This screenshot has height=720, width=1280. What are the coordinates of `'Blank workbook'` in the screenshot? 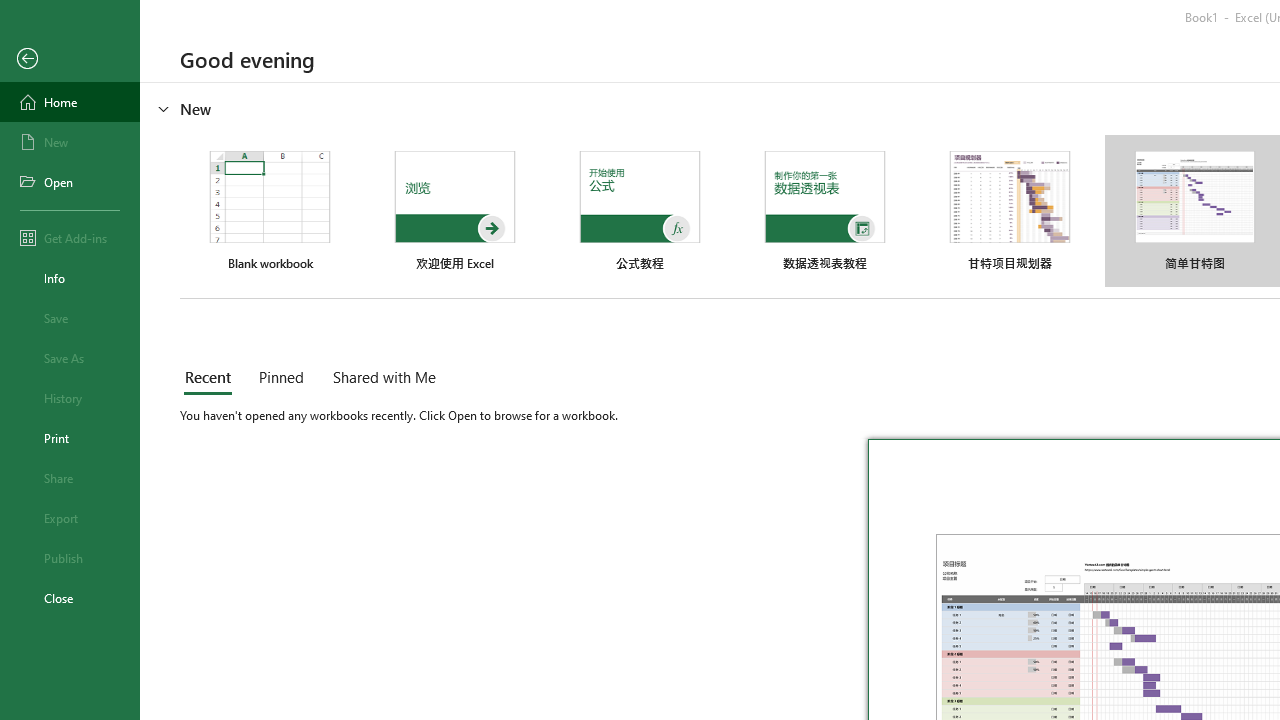 It's located at (269, 211).